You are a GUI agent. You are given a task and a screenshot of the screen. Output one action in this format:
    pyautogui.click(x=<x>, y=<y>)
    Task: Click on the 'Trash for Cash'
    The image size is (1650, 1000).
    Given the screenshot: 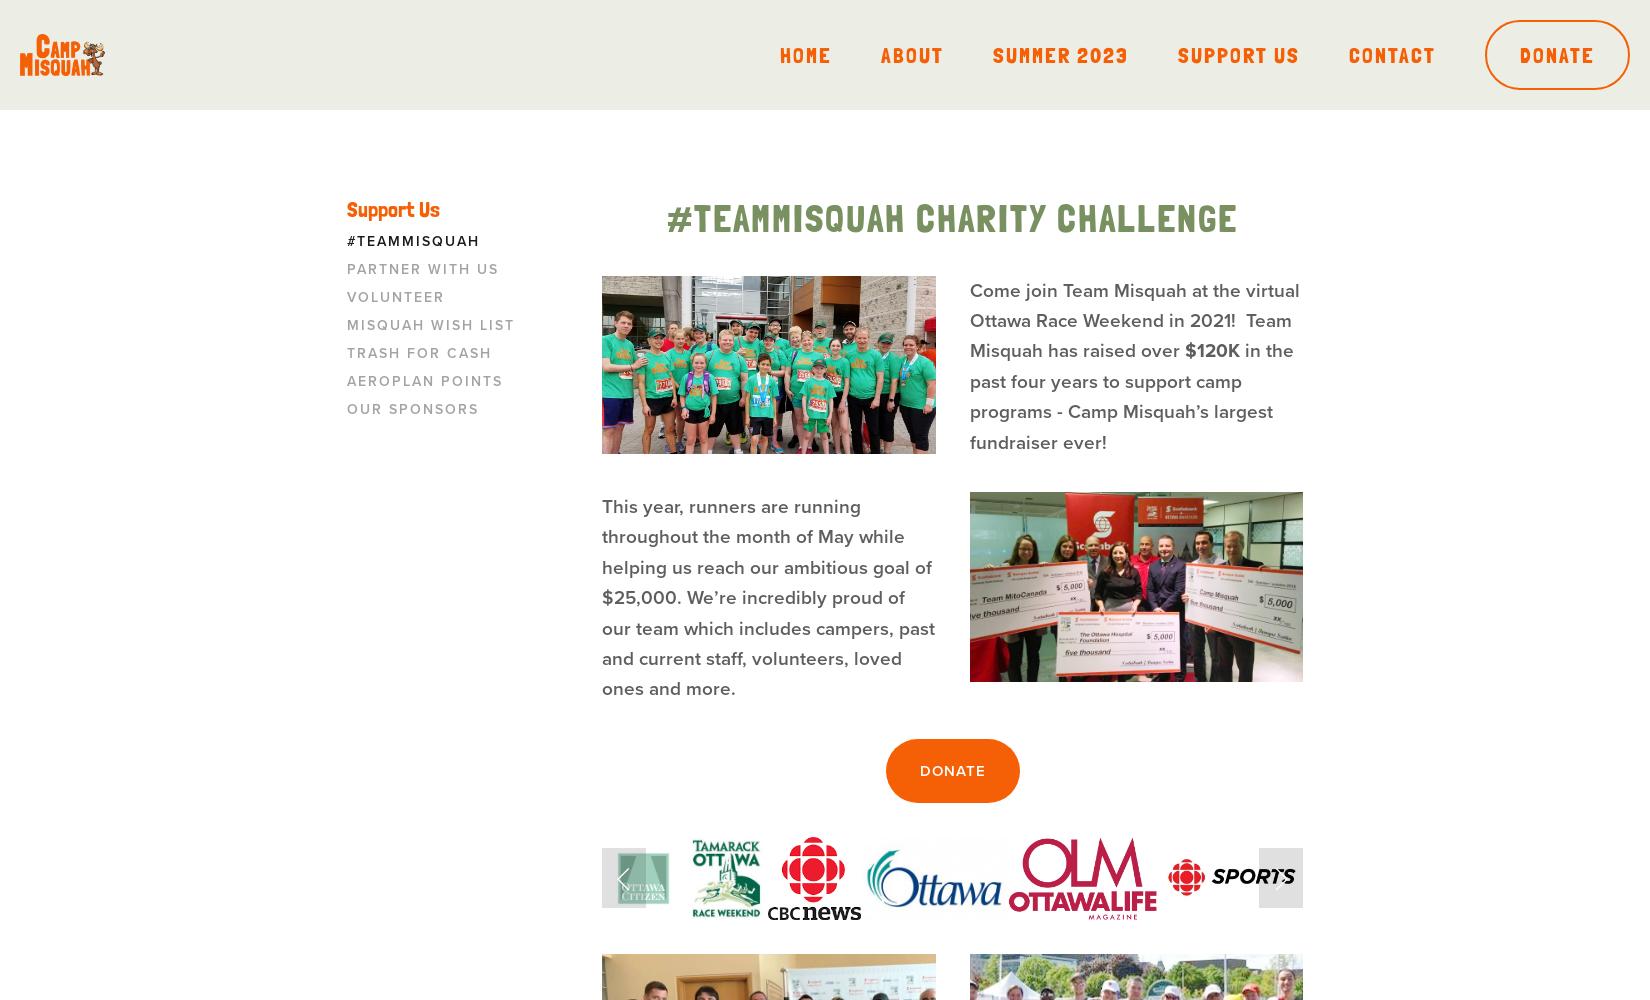 What is the action you would take?
    pyautogui.click(x=418, y=352)
    